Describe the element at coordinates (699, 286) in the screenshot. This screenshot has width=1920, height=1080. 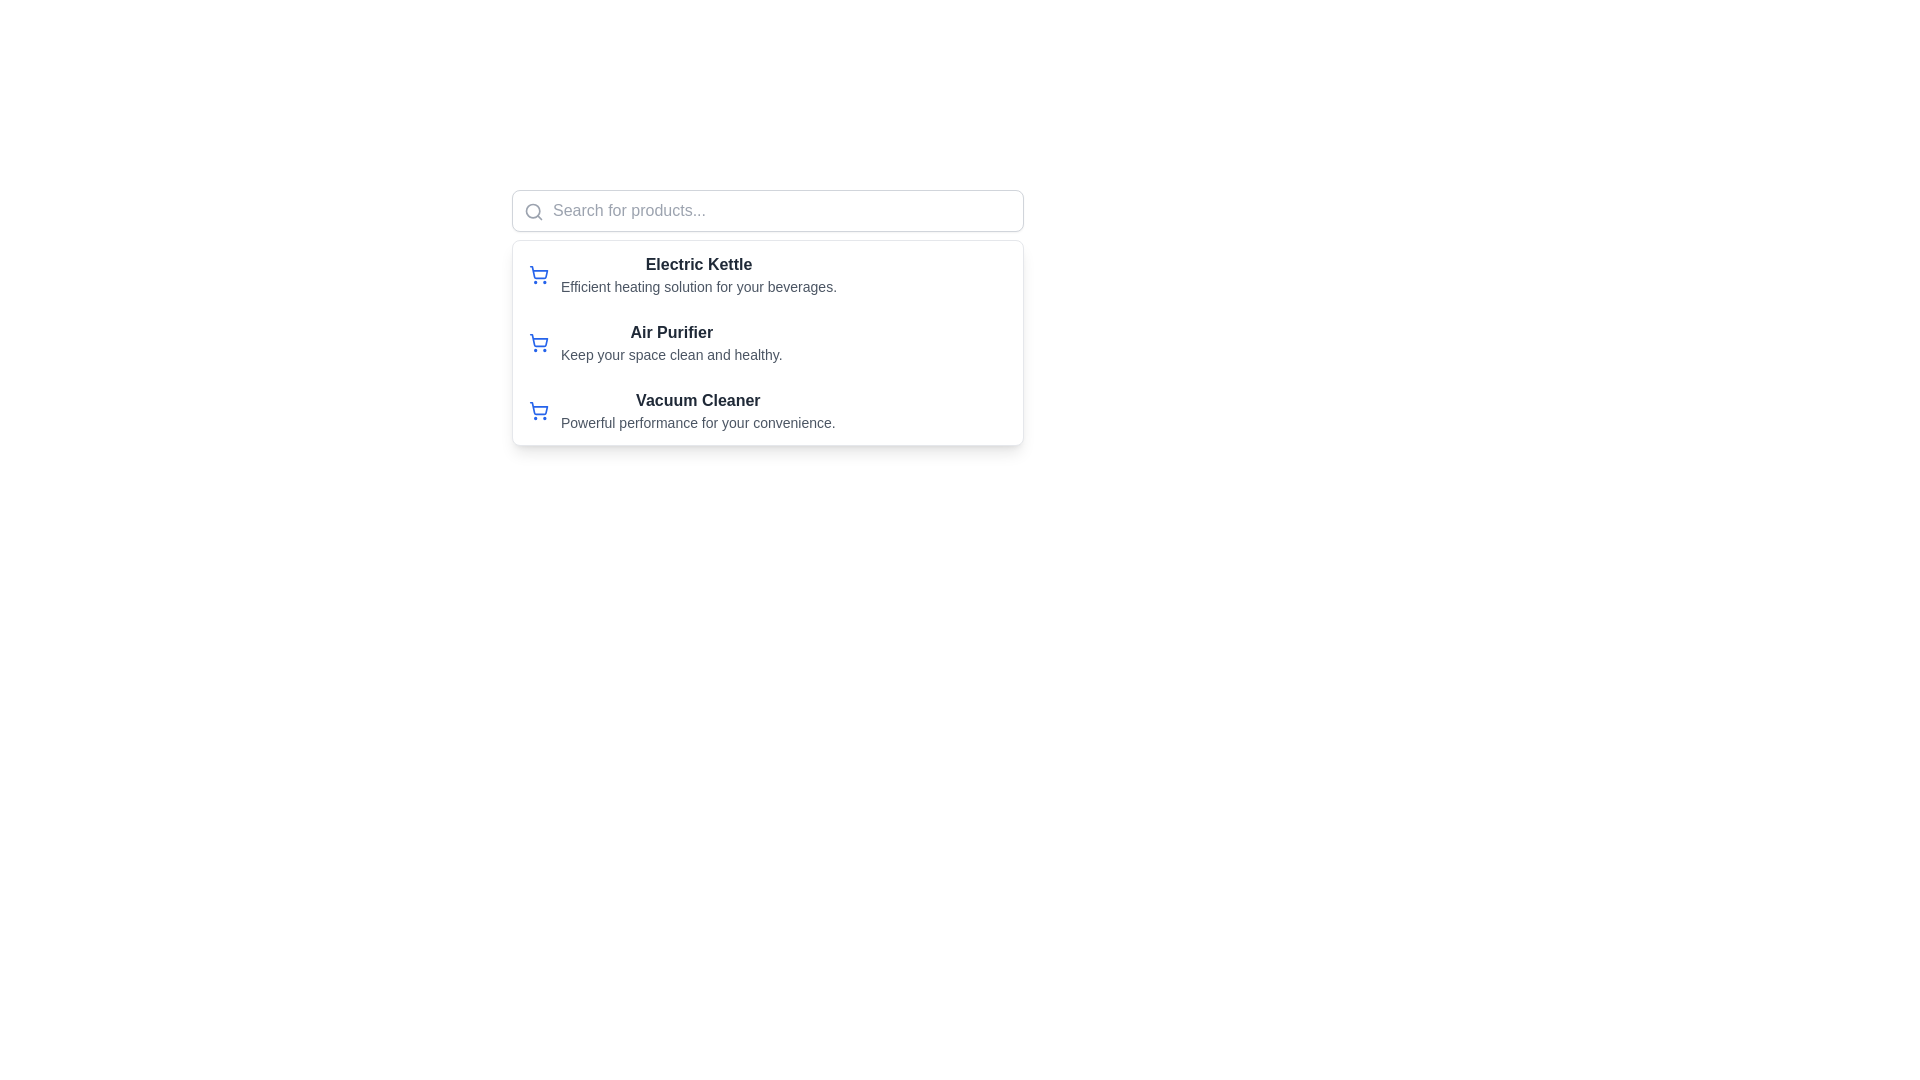
I see `descriptive text label positioned below the title 'Electric Kettle' in the product list` at that location.